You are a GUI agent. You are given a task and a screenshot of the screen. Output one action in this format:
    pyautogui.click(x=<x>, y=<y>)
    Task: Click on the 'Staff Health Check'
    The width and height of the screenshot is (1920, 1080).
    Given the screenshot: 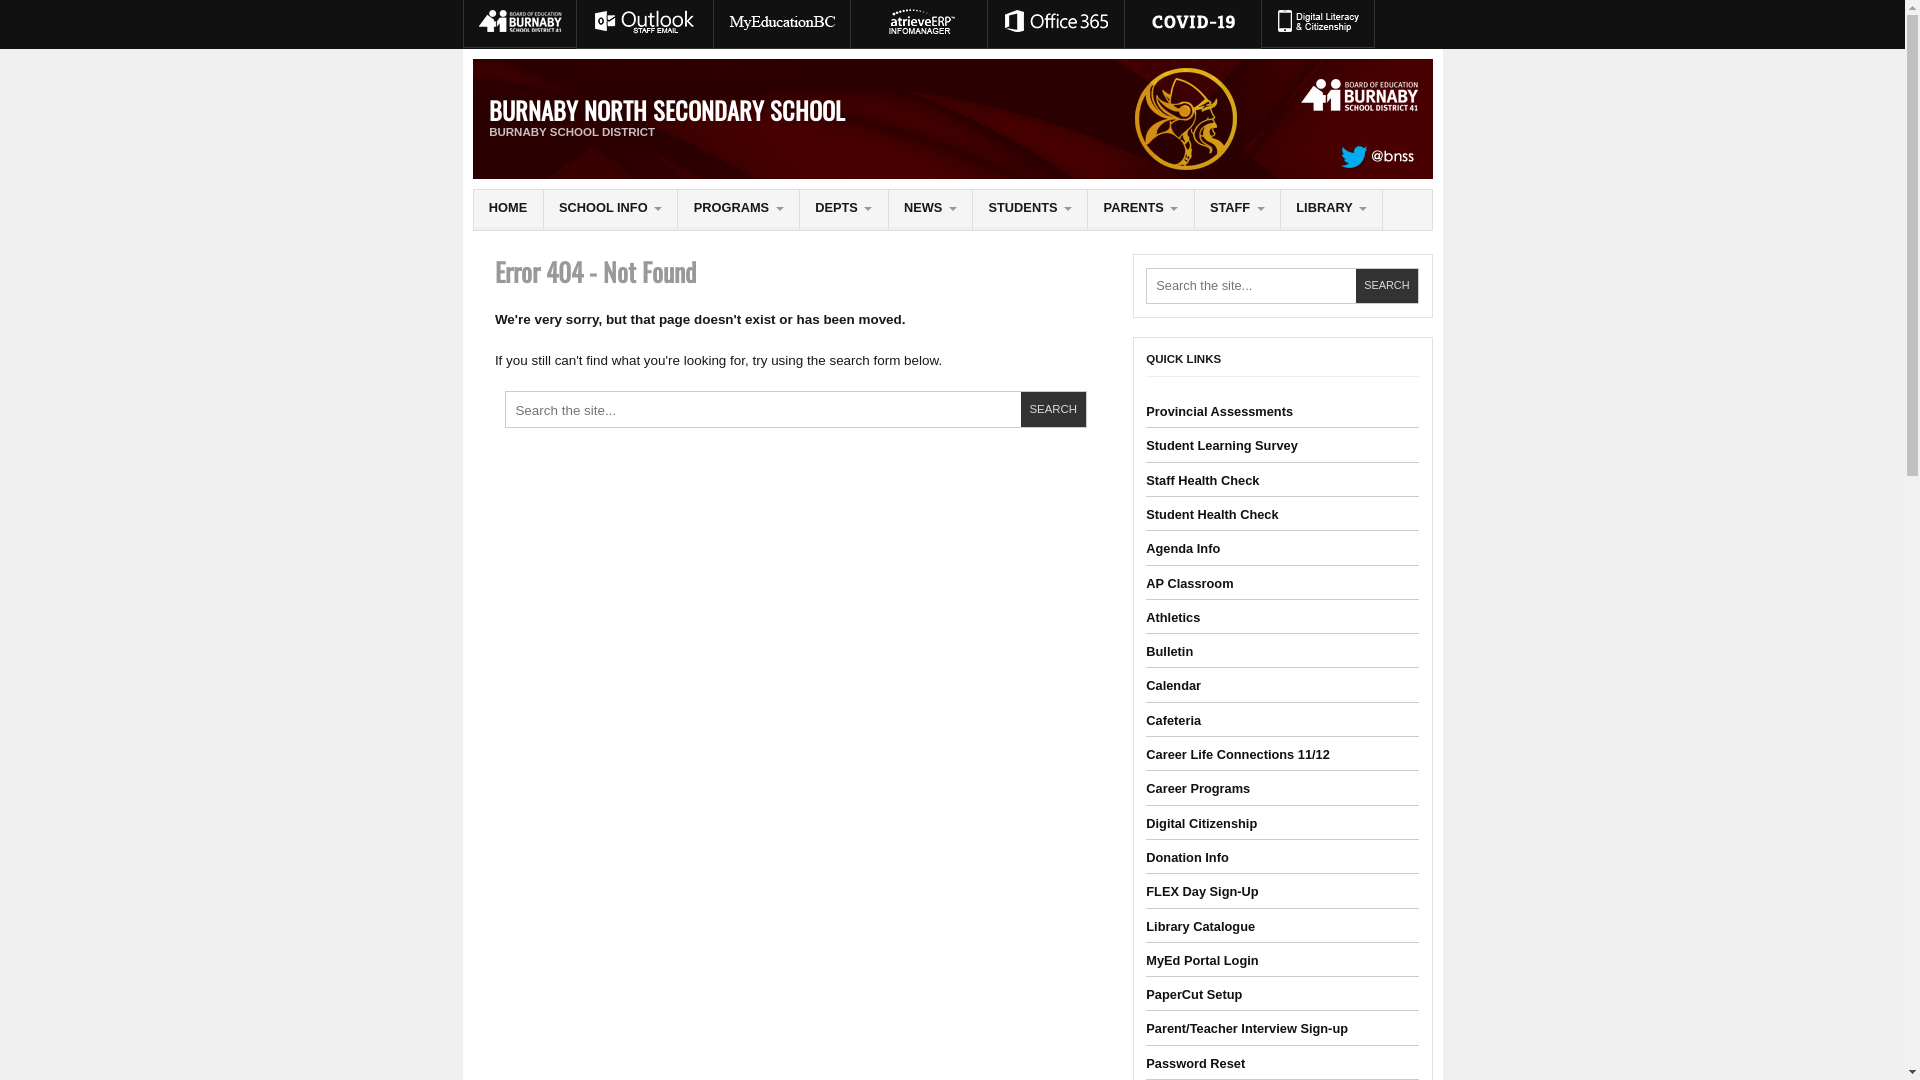 What is the action you would take?
    pyautogui.click(x=1201, y=480)
    